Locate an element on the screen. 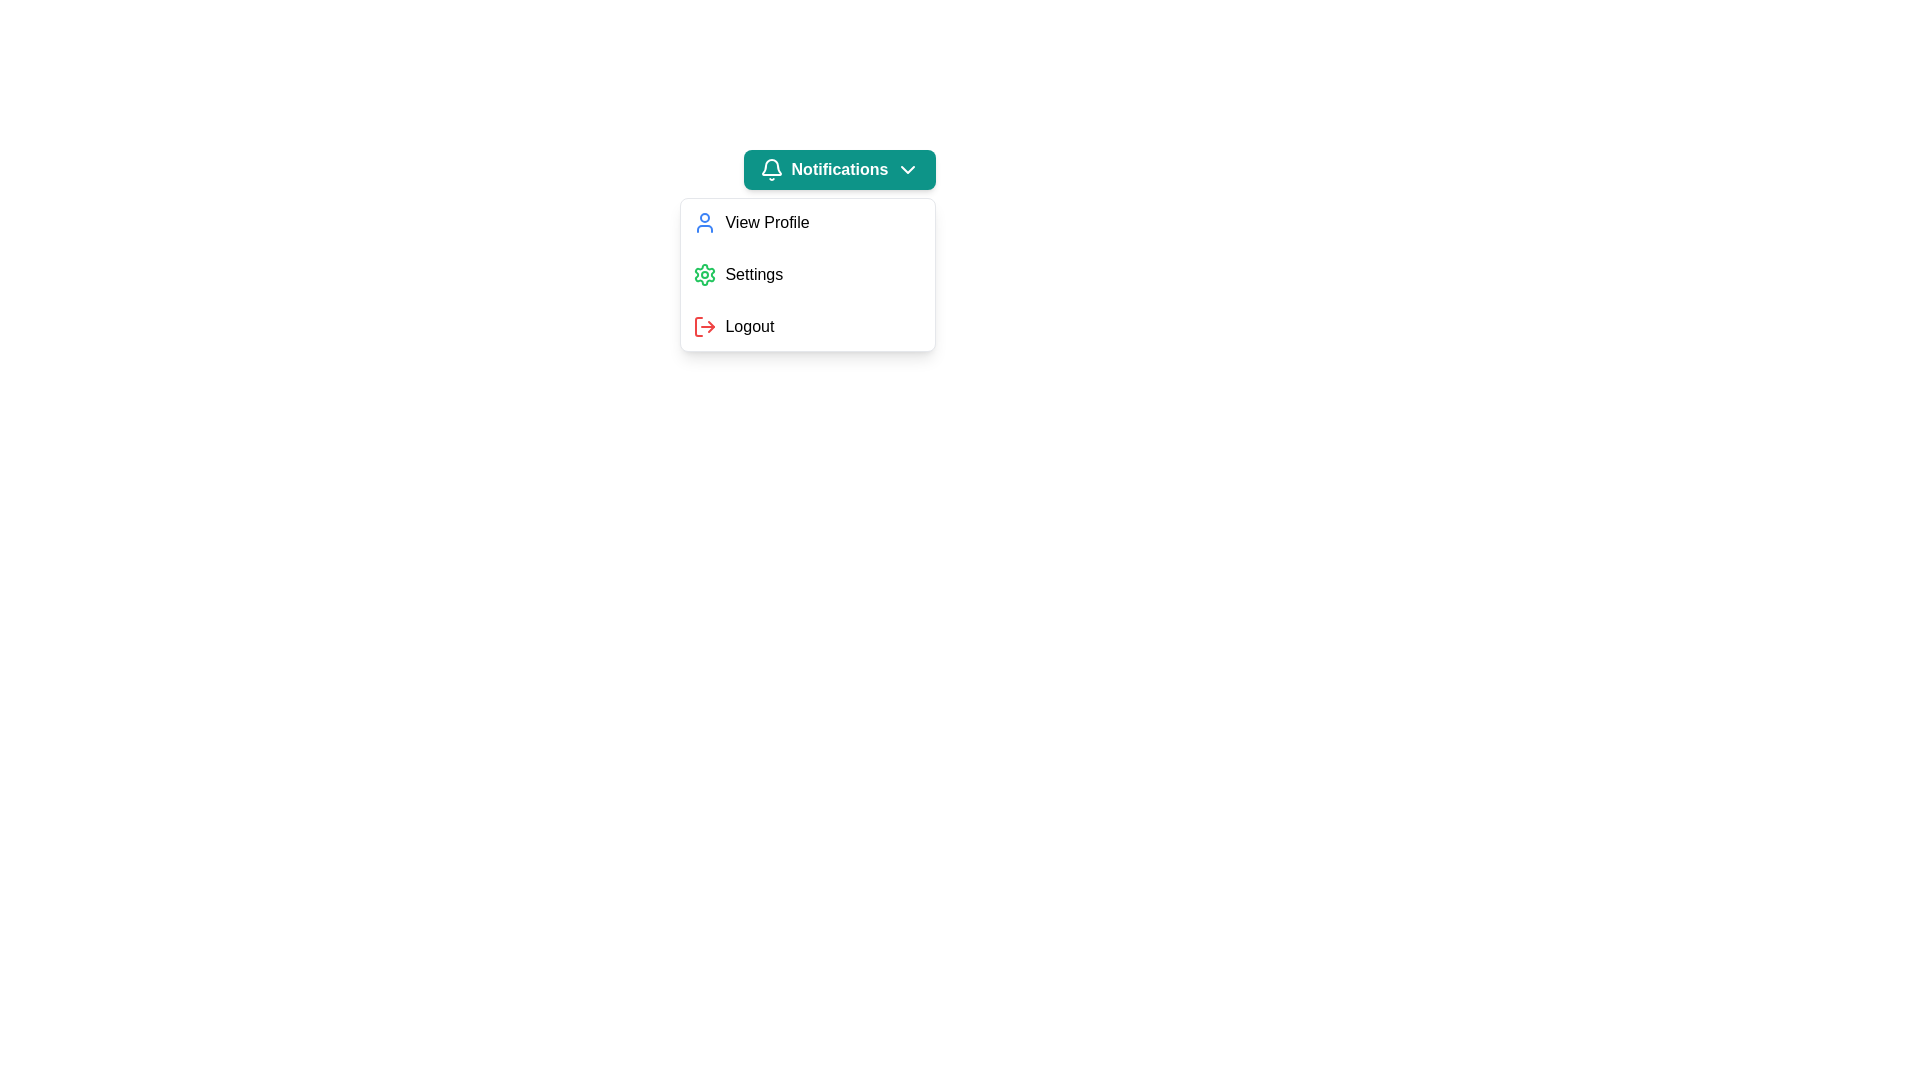 This screenshot has height=1080, width=1920. the menu option View Profile is located at coordinates (808, 223).